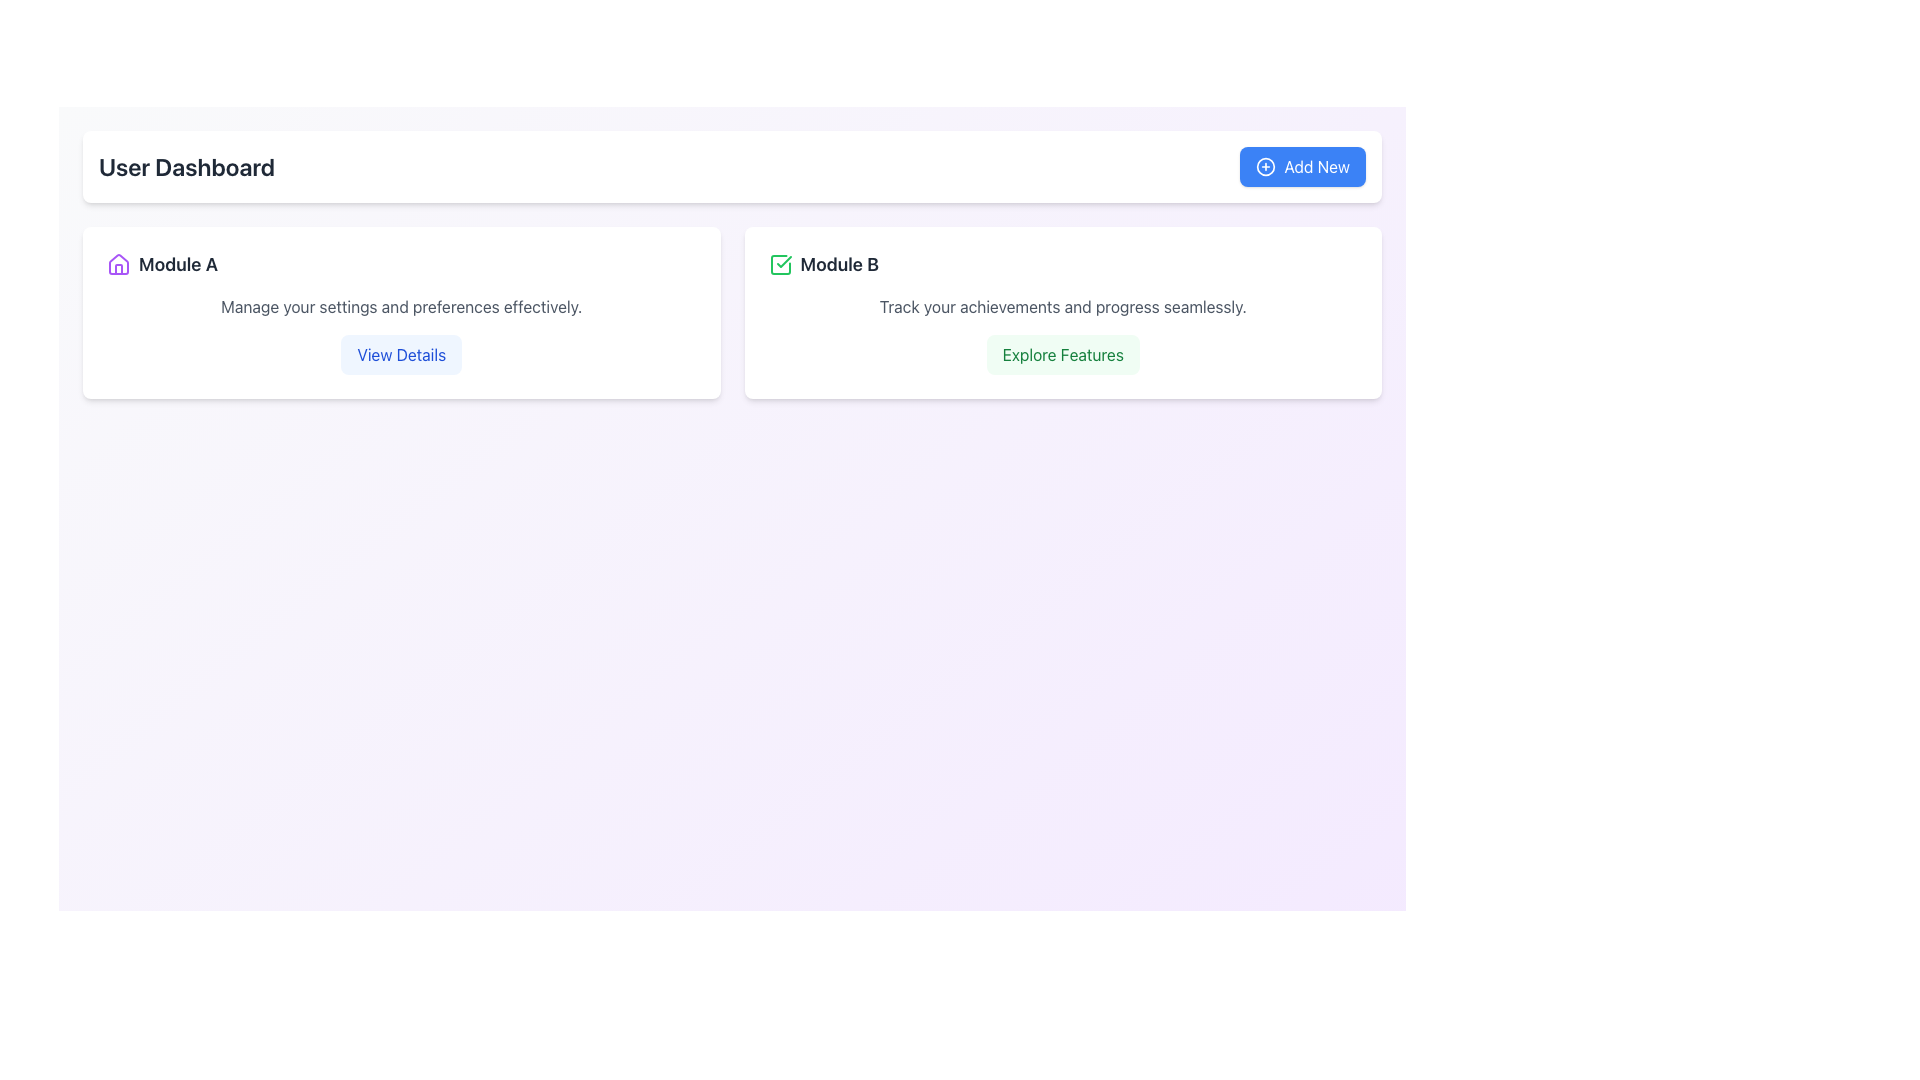 This screenshot has height=1080, width=1920. Describe the element at coordinates (1062, 307) in the screenshot. I see `the non-interactive descriptive text component located within the 'Module B' card in the user dashboard interface, which provides supporting information for the module title and call-to-action button` at that location.